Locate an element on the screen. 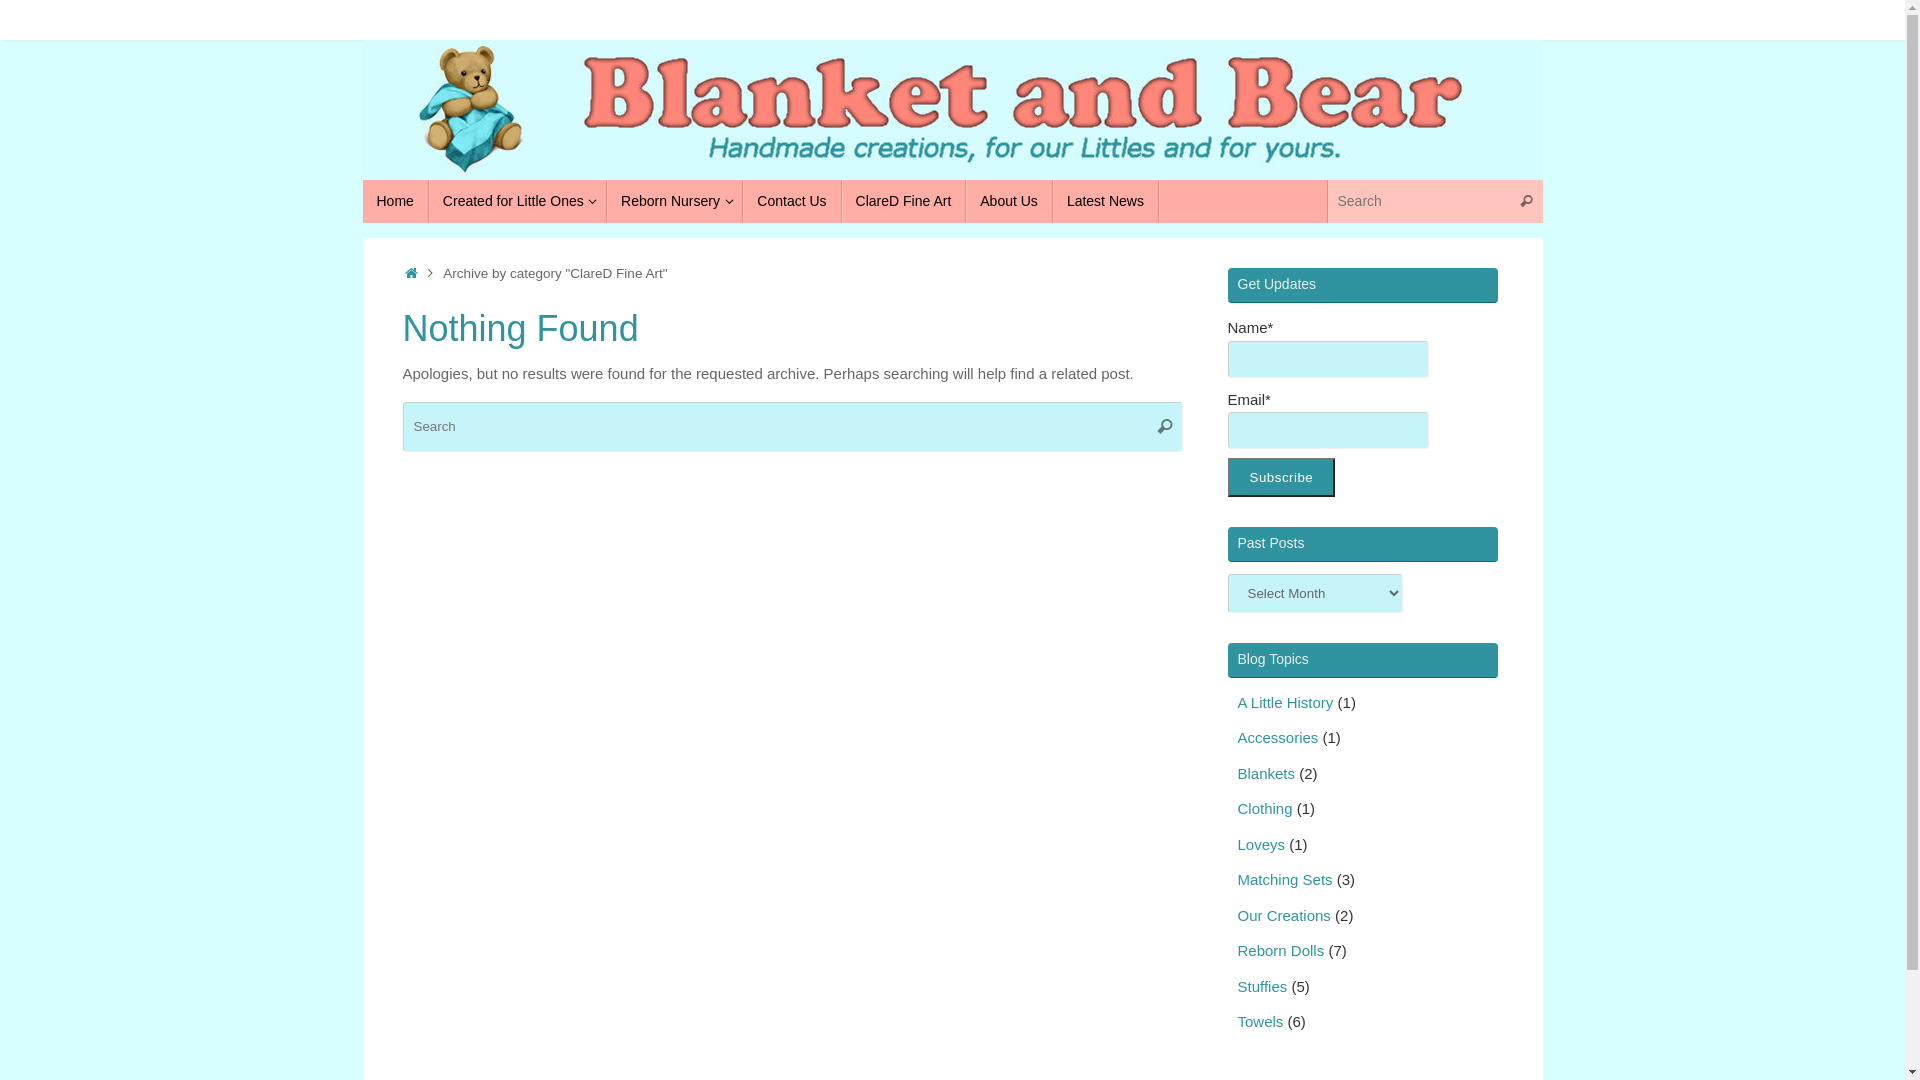 Image resolution: width=1920 pixels, height=1080 pixels. 'Clothing' is located at coordinates (1264, 807).